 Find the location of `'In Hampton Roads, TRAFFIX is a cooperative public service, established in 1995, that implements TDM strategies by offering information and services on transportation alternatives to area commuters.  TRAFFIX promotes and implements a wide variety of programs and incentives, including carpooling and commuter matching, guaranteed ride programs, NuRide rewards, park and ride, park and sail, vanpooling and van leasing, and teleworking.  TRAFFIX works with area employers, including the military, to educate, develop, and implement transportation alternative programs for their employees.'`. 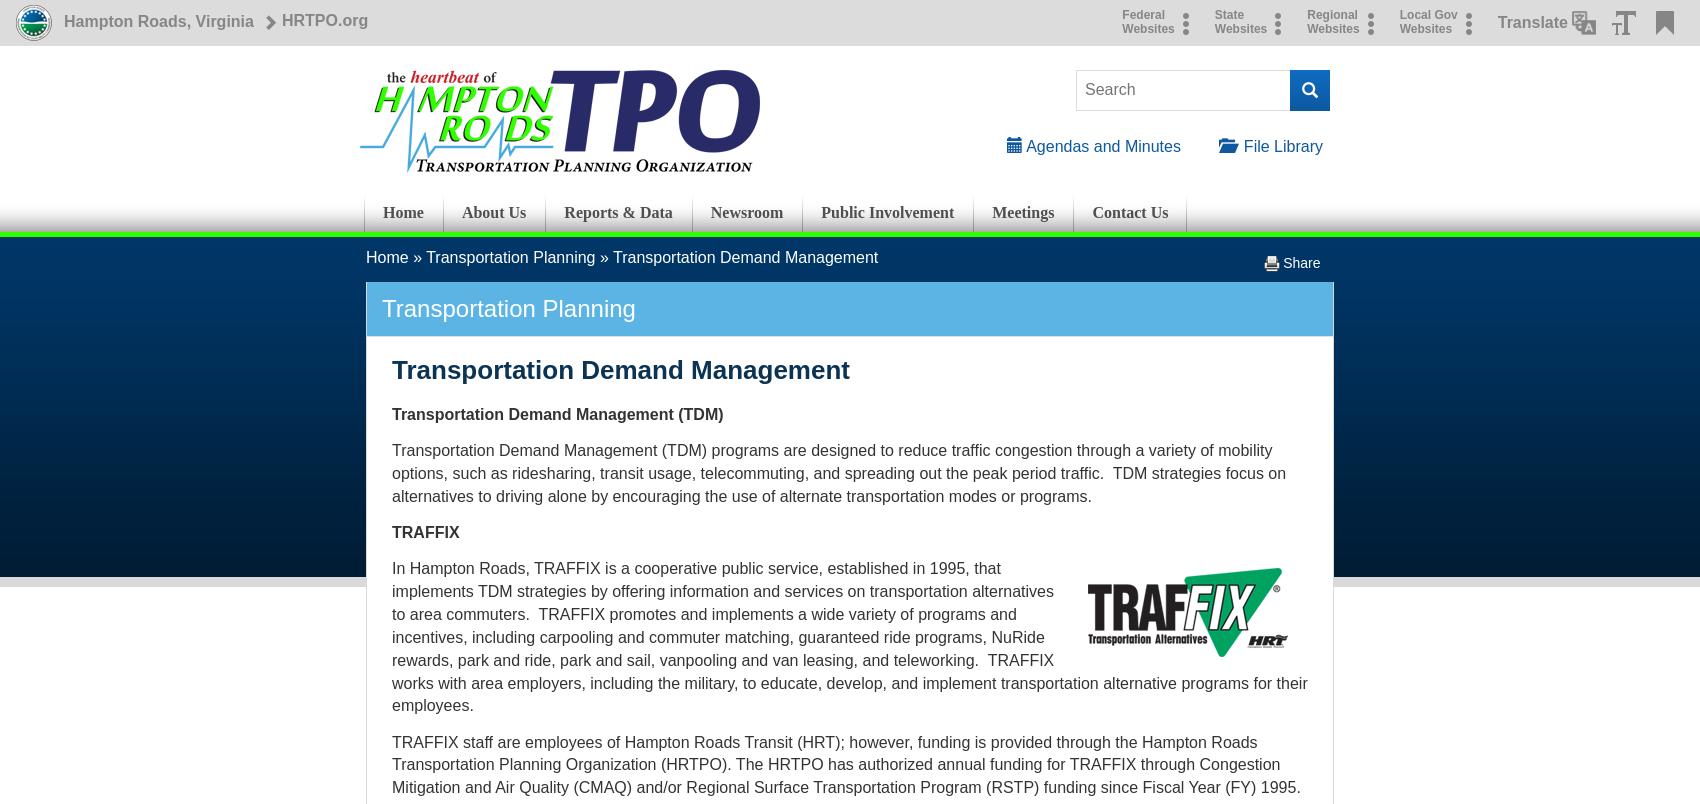

'In Hampton Roads, TRAFFIX is a cooperative public service, established in 1995, that implements TDM strategies by offering information and services on transportation alternatives to area commuters.  TRAFFIX promotes and implements a wide variety of programs and incentives, including carpooling and commuter matching, guaranteed ride programs, NuRide rewards, park and ride, park and sail, vanpooling and van leasing, and teleworking.  TRAFFIX works with area employers, including the military, to educate, develop, and implement transportation alternative programs for their employees.' is located at coordinates (391, 637).